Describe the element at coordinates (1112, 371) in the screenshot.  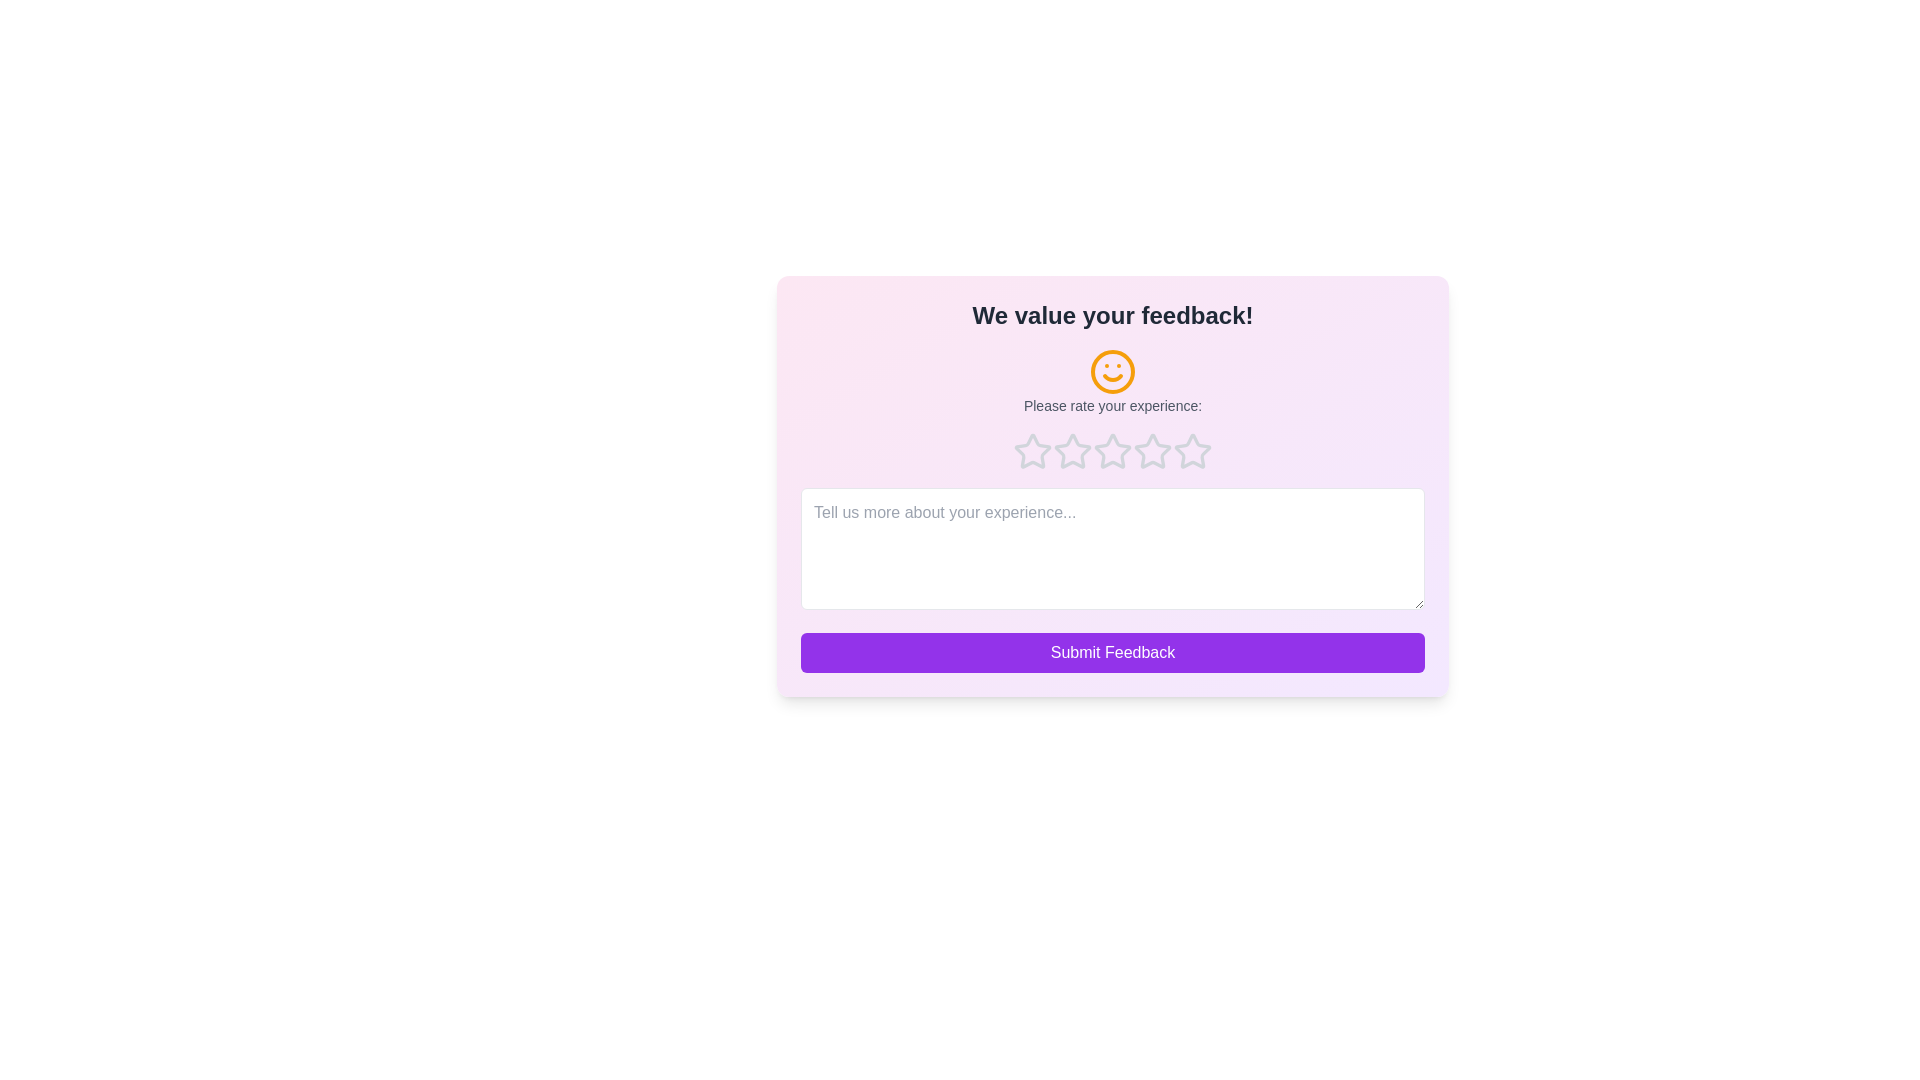
I see `the smiling face icon, which is amber-yellow and located in the purple-themed feedback form, directly above the star rating icons` at that location.